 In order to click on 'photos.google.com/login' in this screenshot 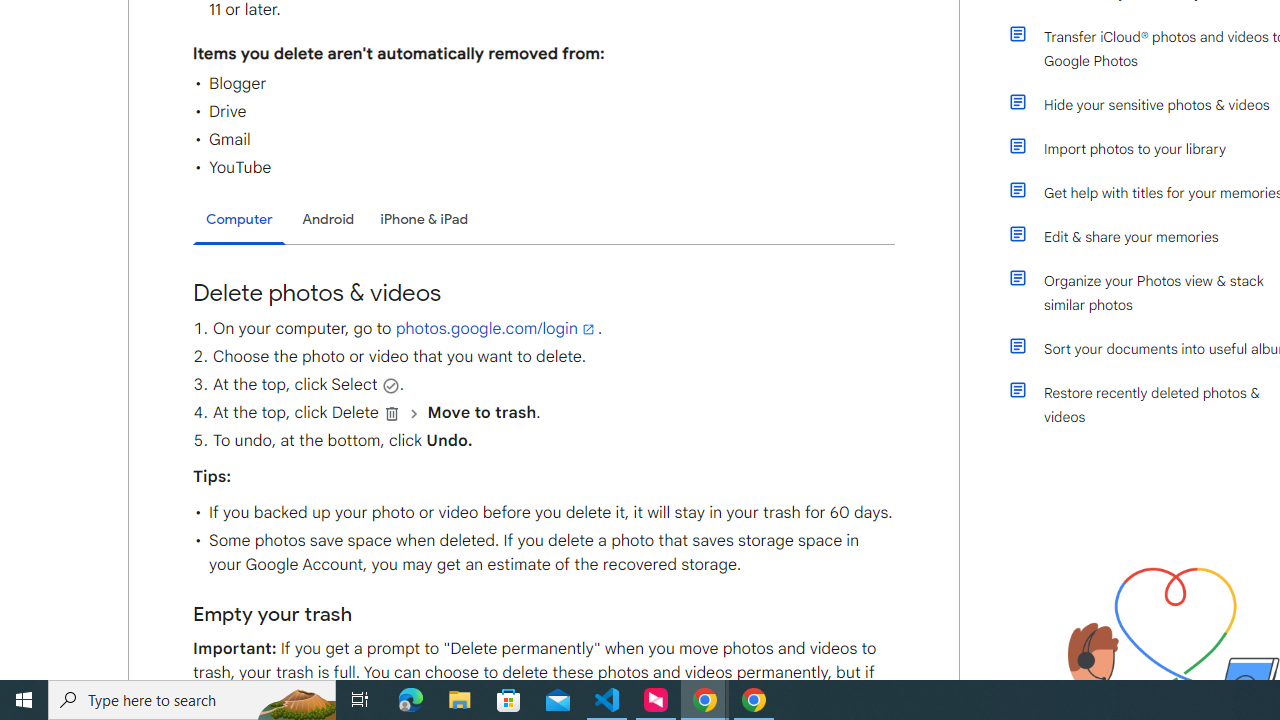, I will do `click(496, 328)`.